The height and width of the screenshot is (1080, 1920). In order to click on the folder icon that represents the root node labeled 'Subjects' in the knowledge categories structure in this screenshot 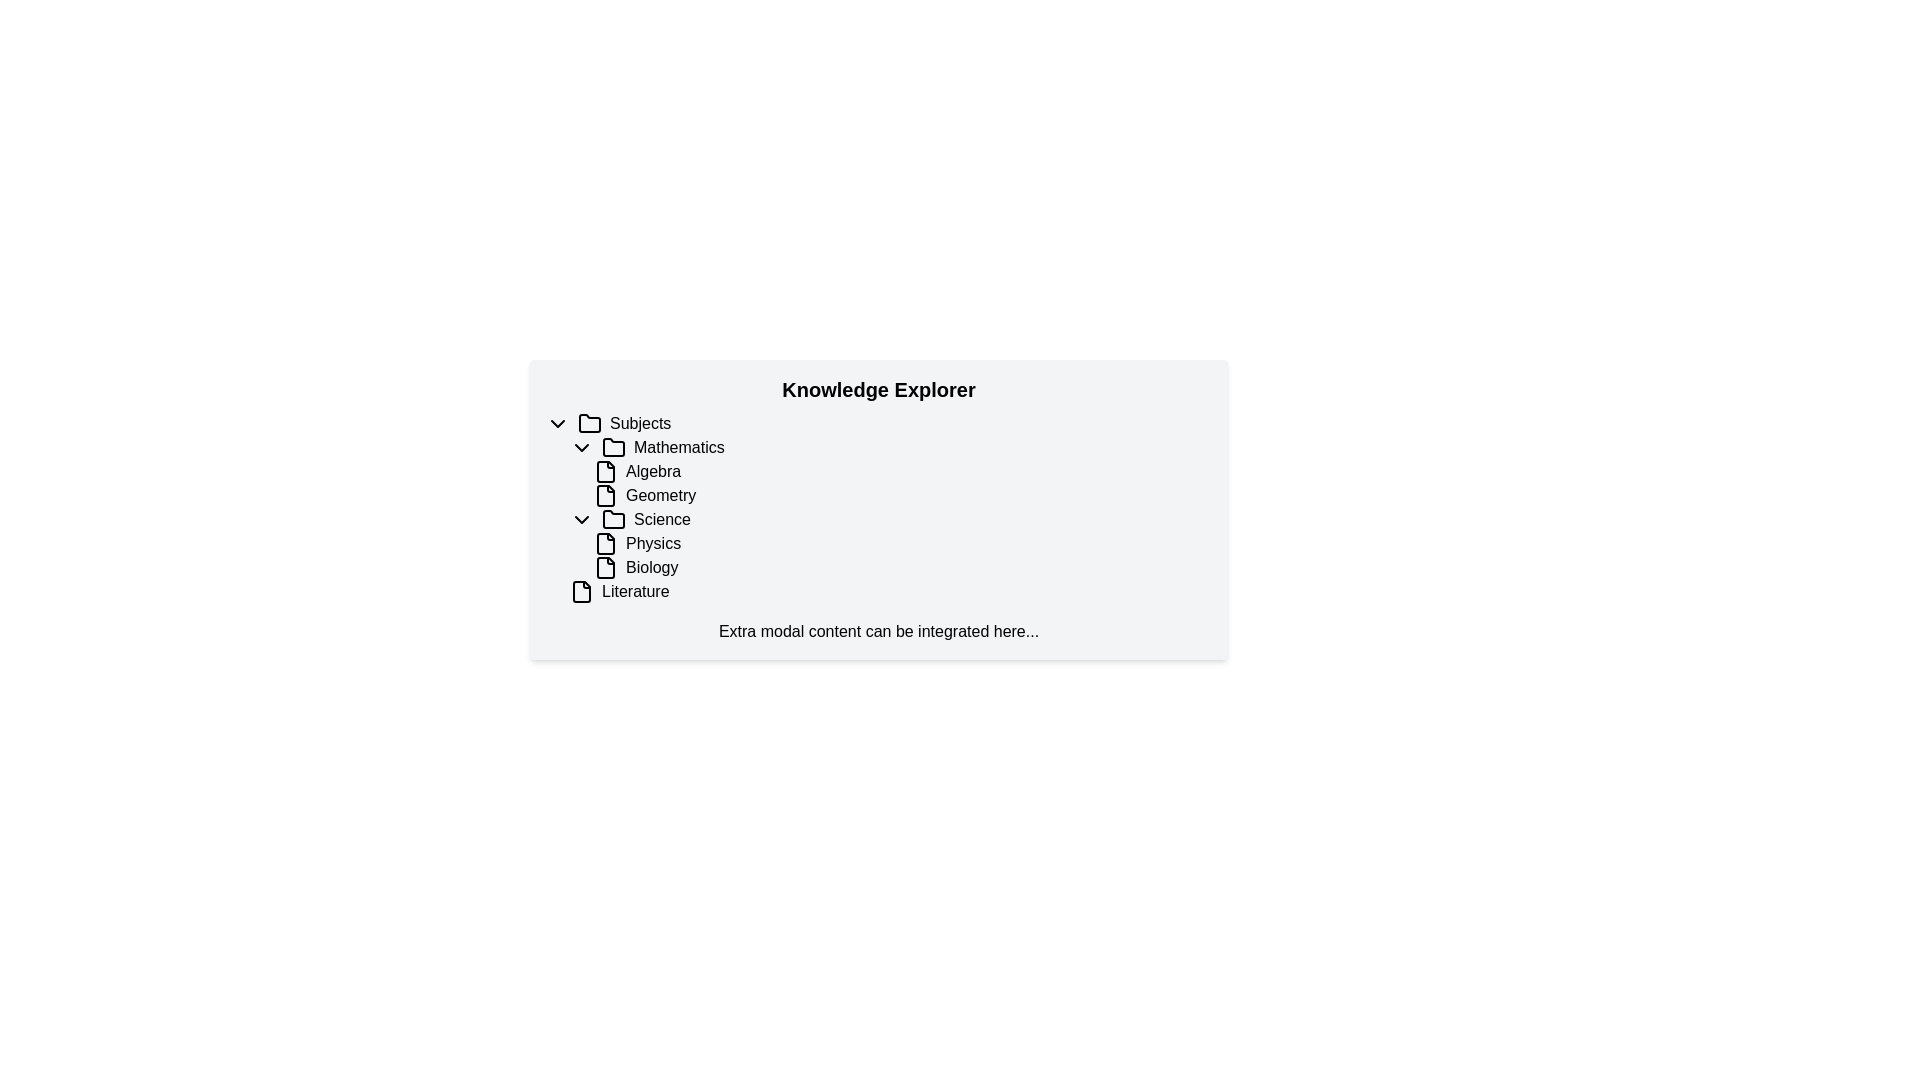, I will do `click(589, 422)`.